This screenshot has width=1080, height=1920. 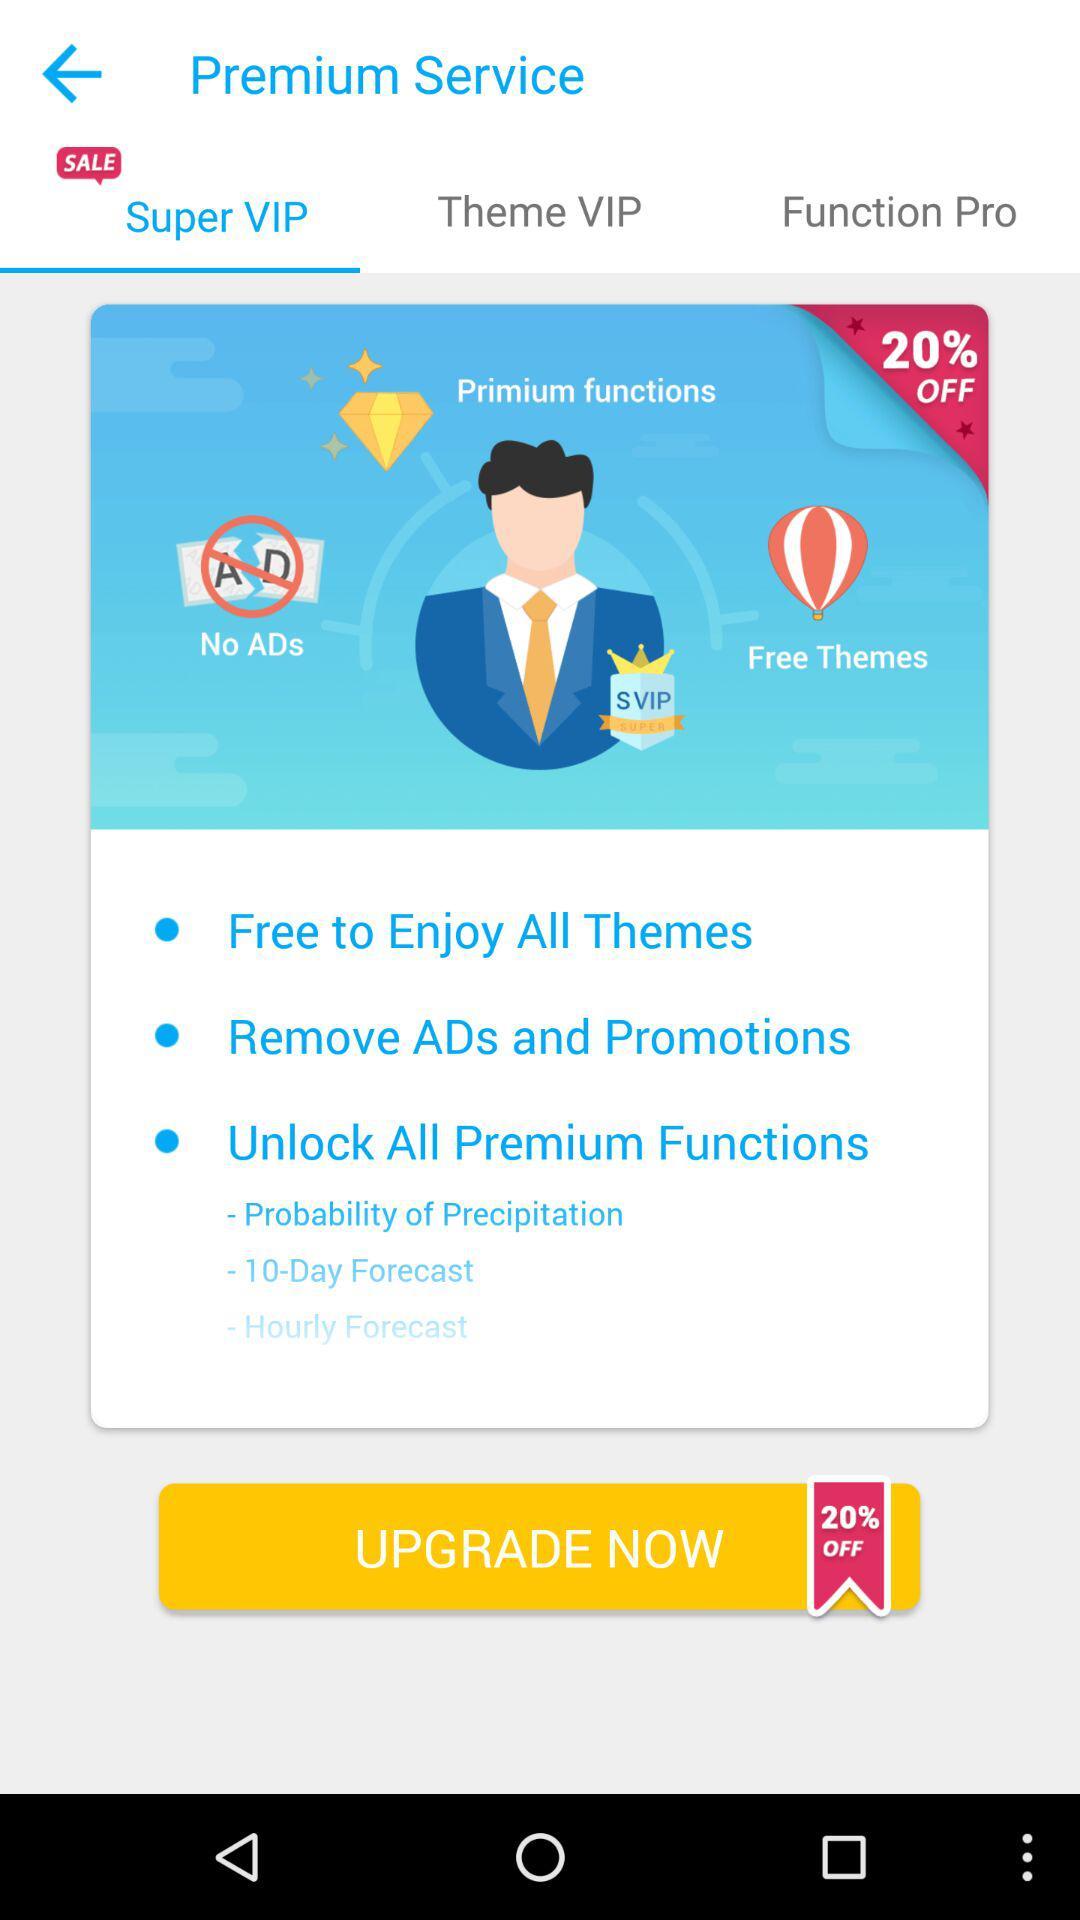 I want to click on the icon to the left of the premium service app, so click(x=72, y=73).